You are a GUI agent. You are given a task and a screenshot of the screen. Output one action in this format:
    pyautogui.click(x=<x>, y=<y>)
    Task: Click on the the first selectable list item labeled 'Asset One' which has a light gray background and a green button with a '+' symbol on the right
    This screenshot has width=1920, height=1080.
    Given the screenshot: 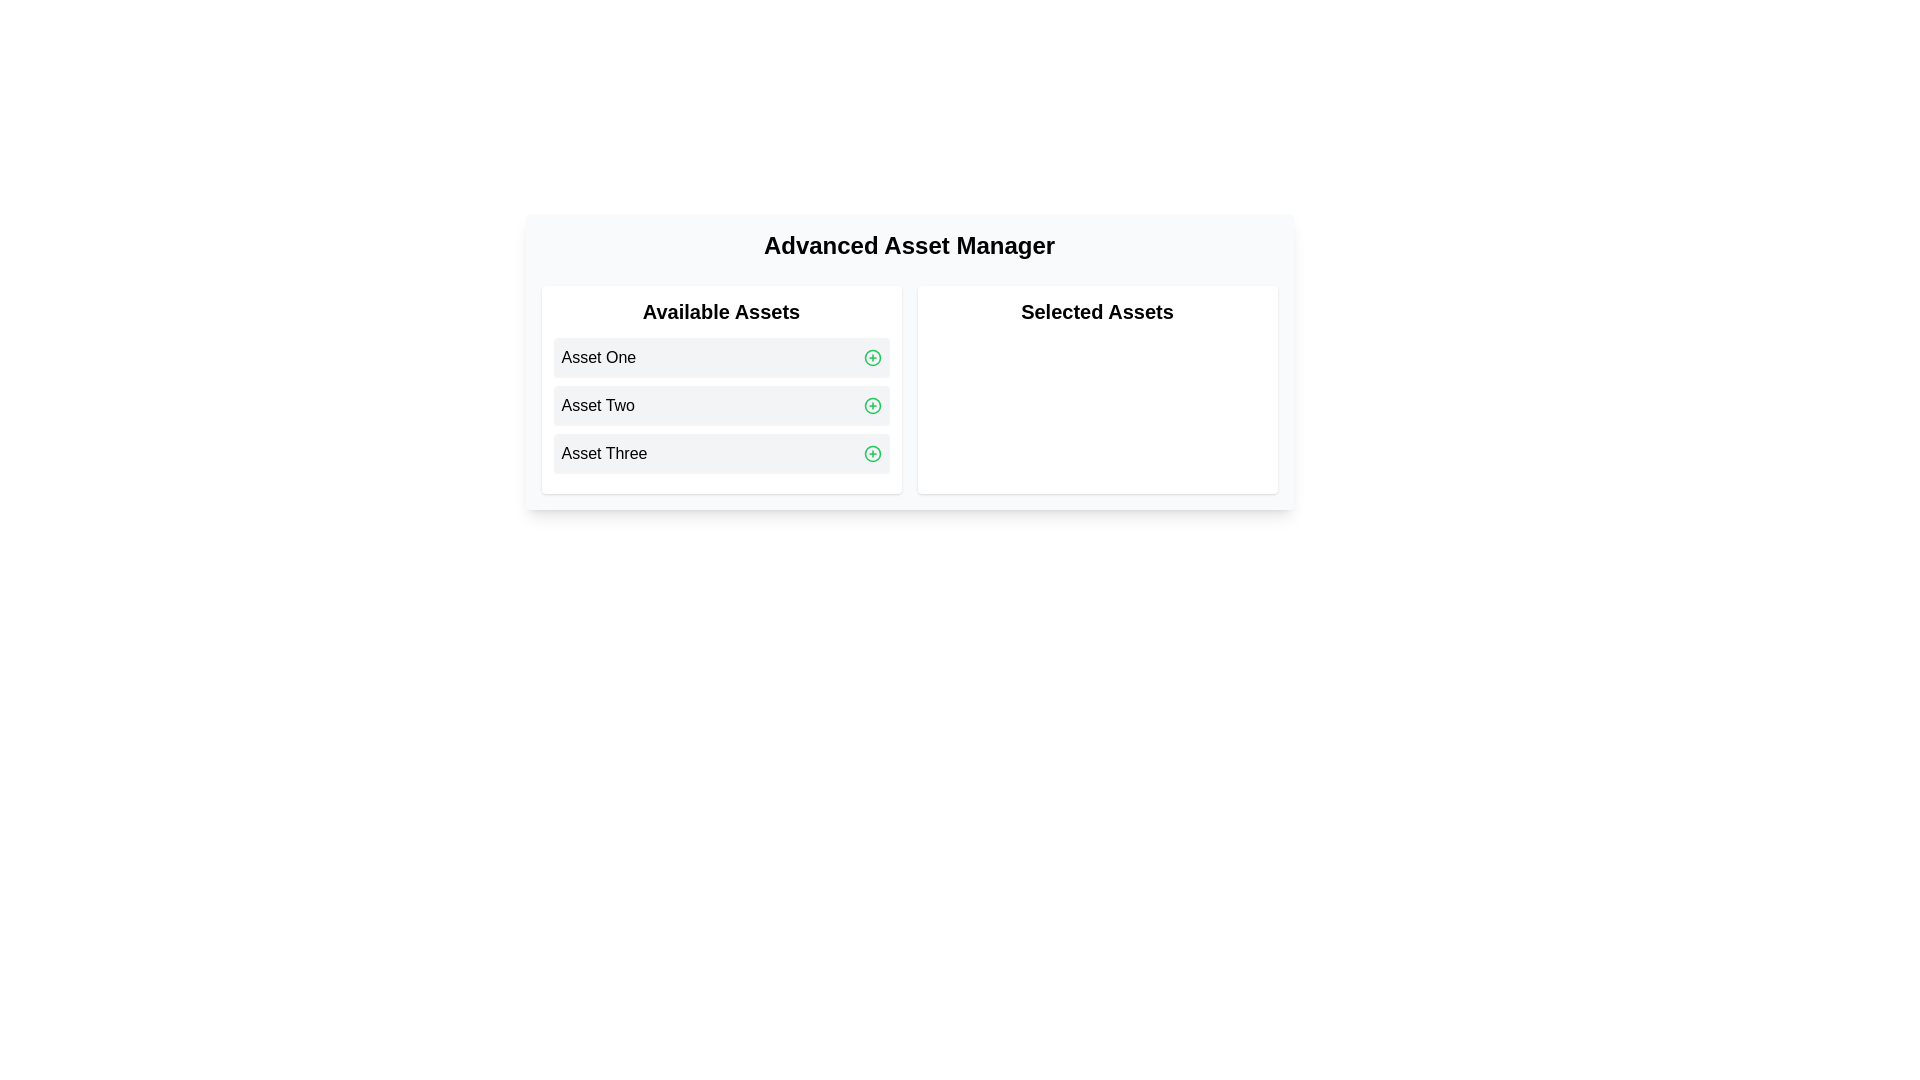 What is the action you would take?
    pyautogui.click(x=720, y=357)
    